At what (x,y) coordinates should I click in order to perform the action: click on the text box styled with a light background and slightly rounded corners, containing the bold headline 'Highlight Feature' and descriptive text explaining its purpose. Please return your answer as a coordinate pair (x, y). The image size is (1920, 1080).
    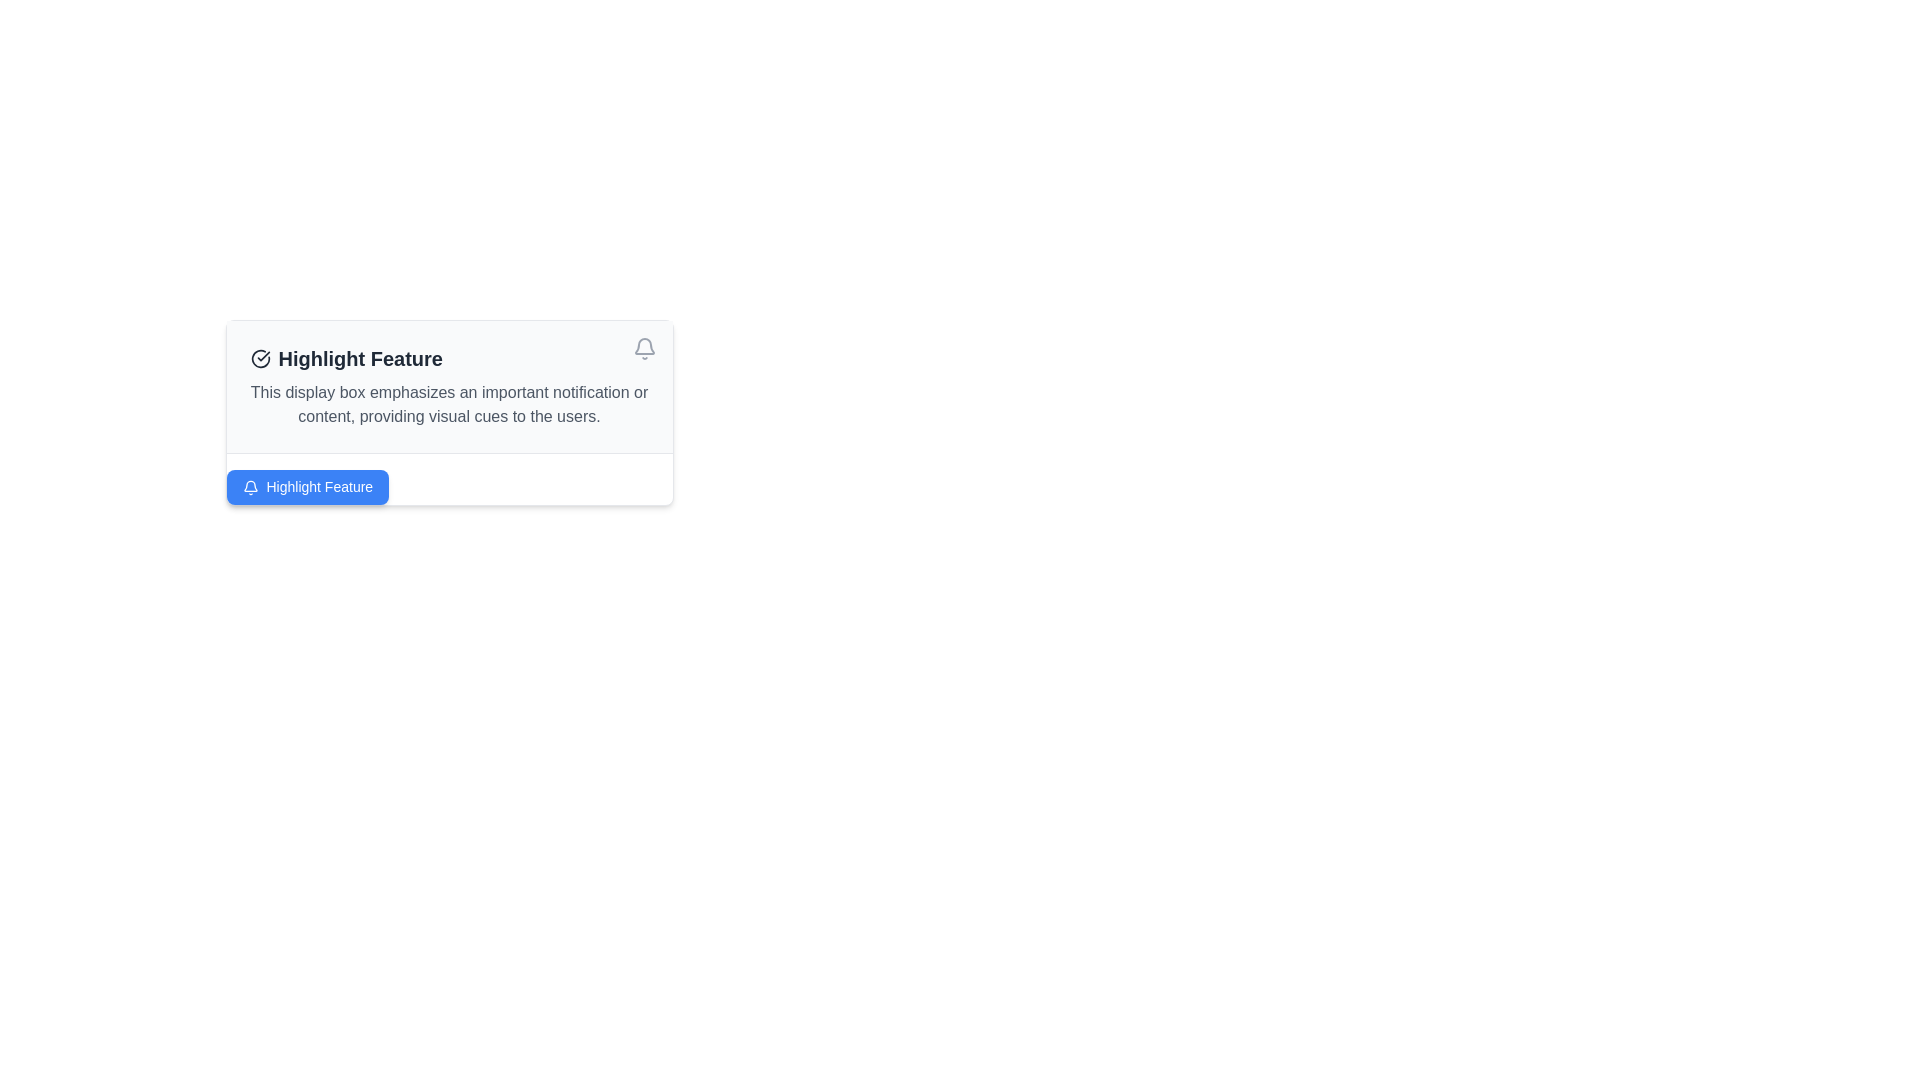
    Looking at the image, I should click on (448, 412).